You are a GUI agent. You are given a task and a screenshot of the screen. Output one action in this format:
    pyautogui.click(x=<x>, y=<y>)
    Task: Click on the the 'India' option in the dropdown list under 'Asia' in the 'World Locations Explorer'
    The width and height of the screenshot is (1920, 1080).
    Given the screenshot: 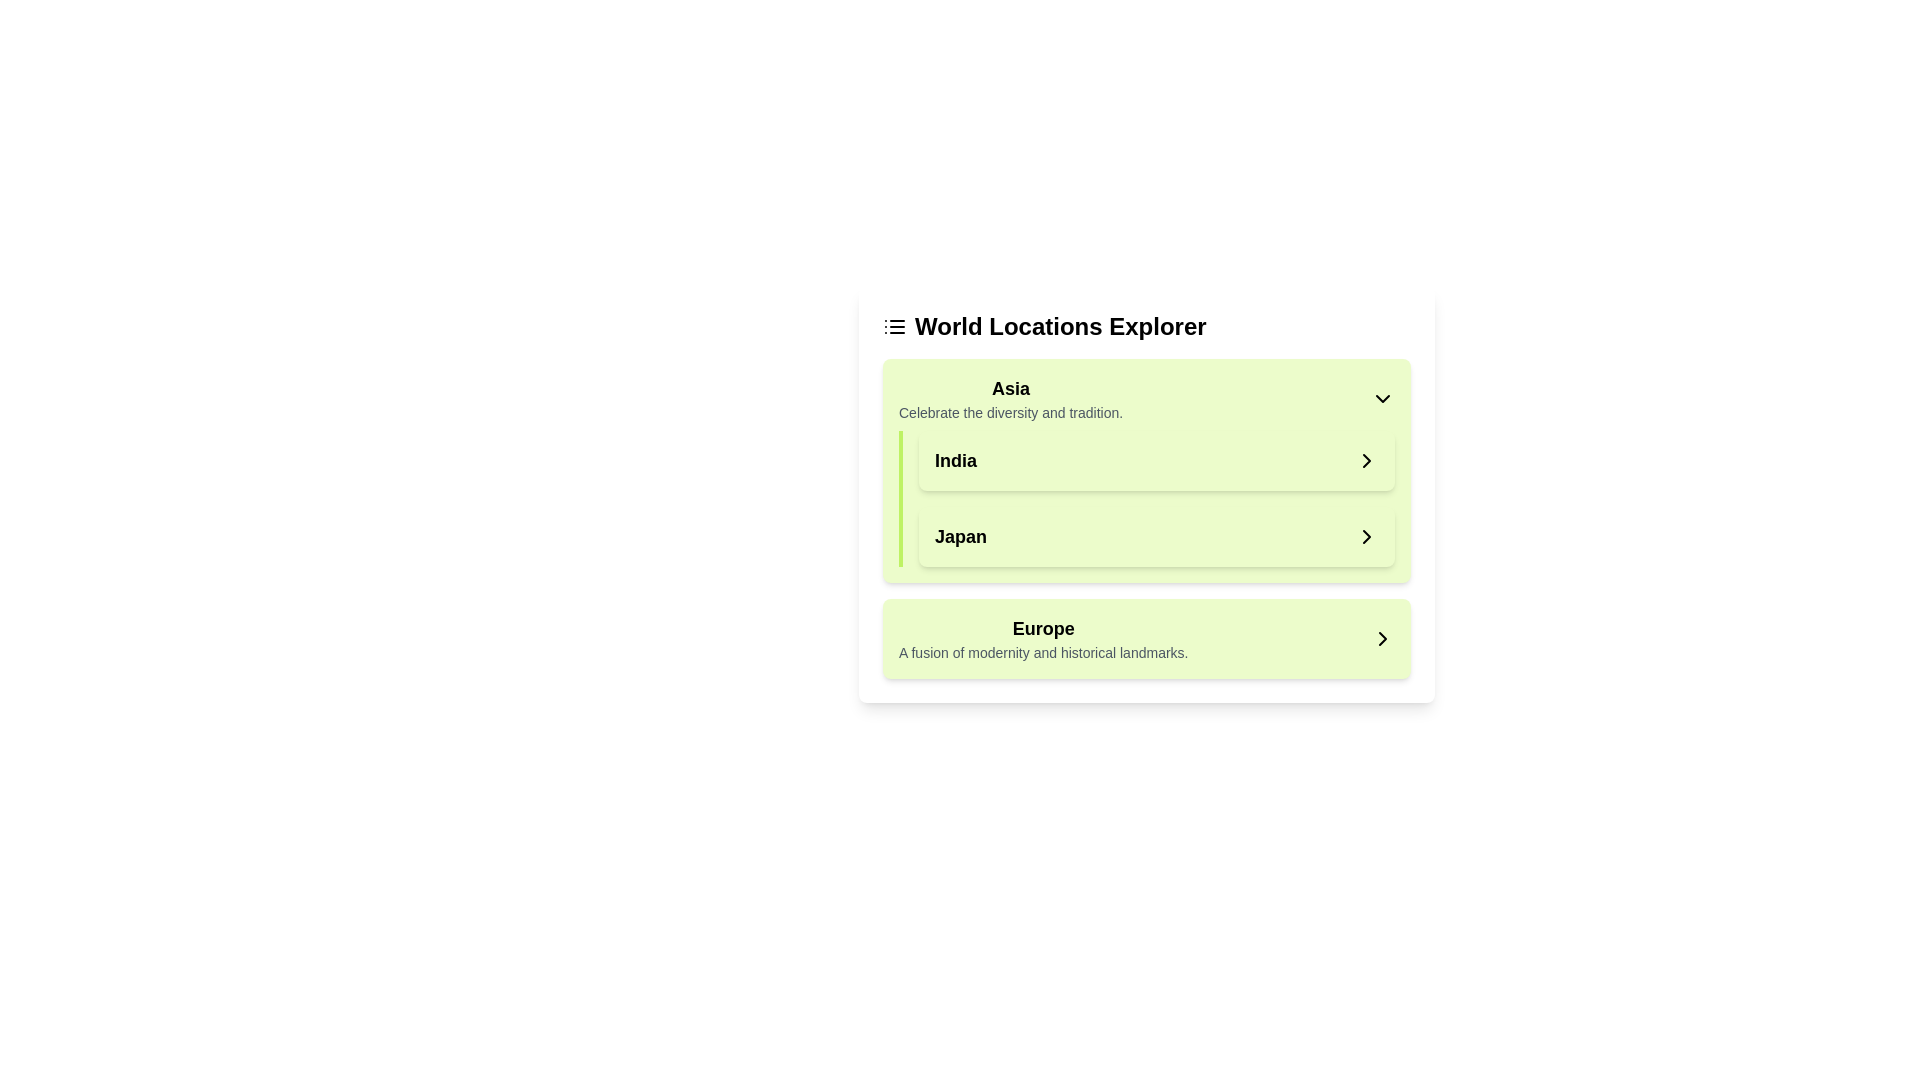 What is the action you would take?
    pyautogui.click(x=954, y=461)
    